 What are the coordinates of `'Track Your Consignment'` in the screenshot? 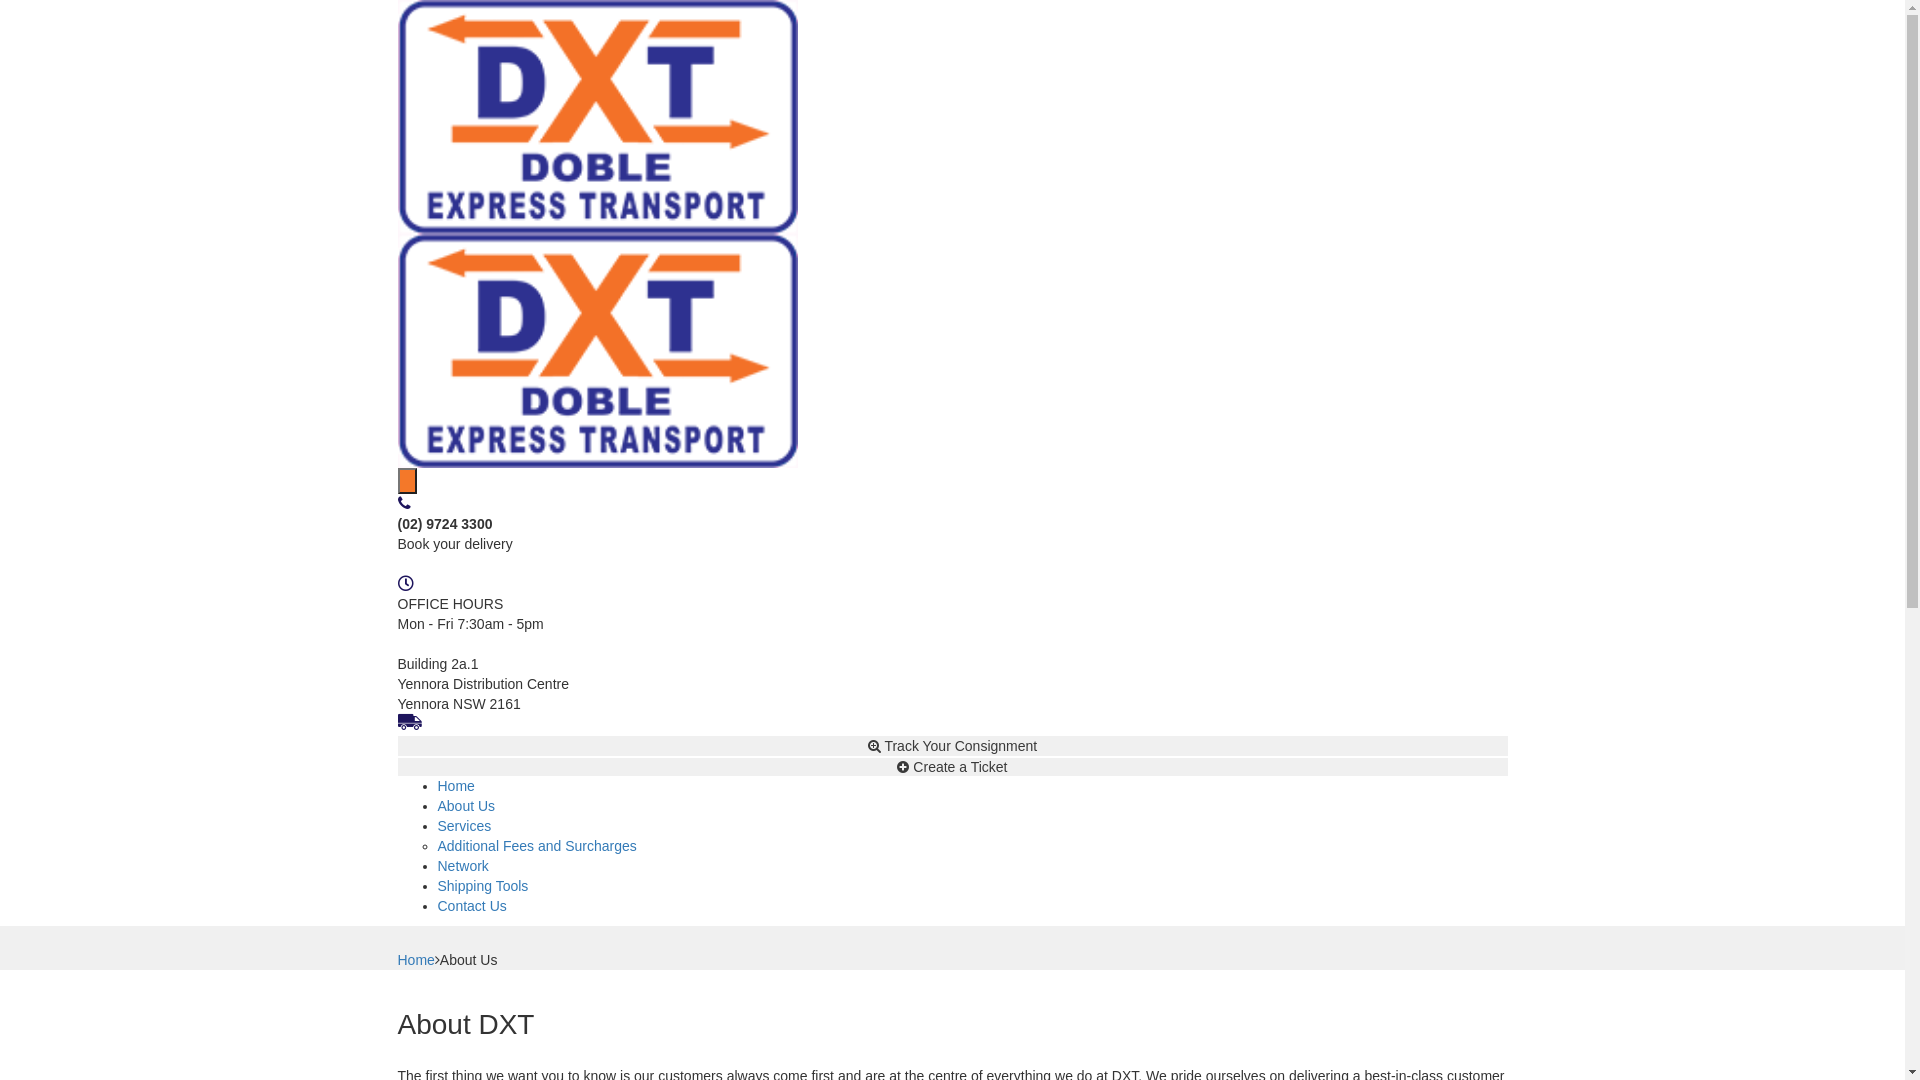 It's located at (952, 745).